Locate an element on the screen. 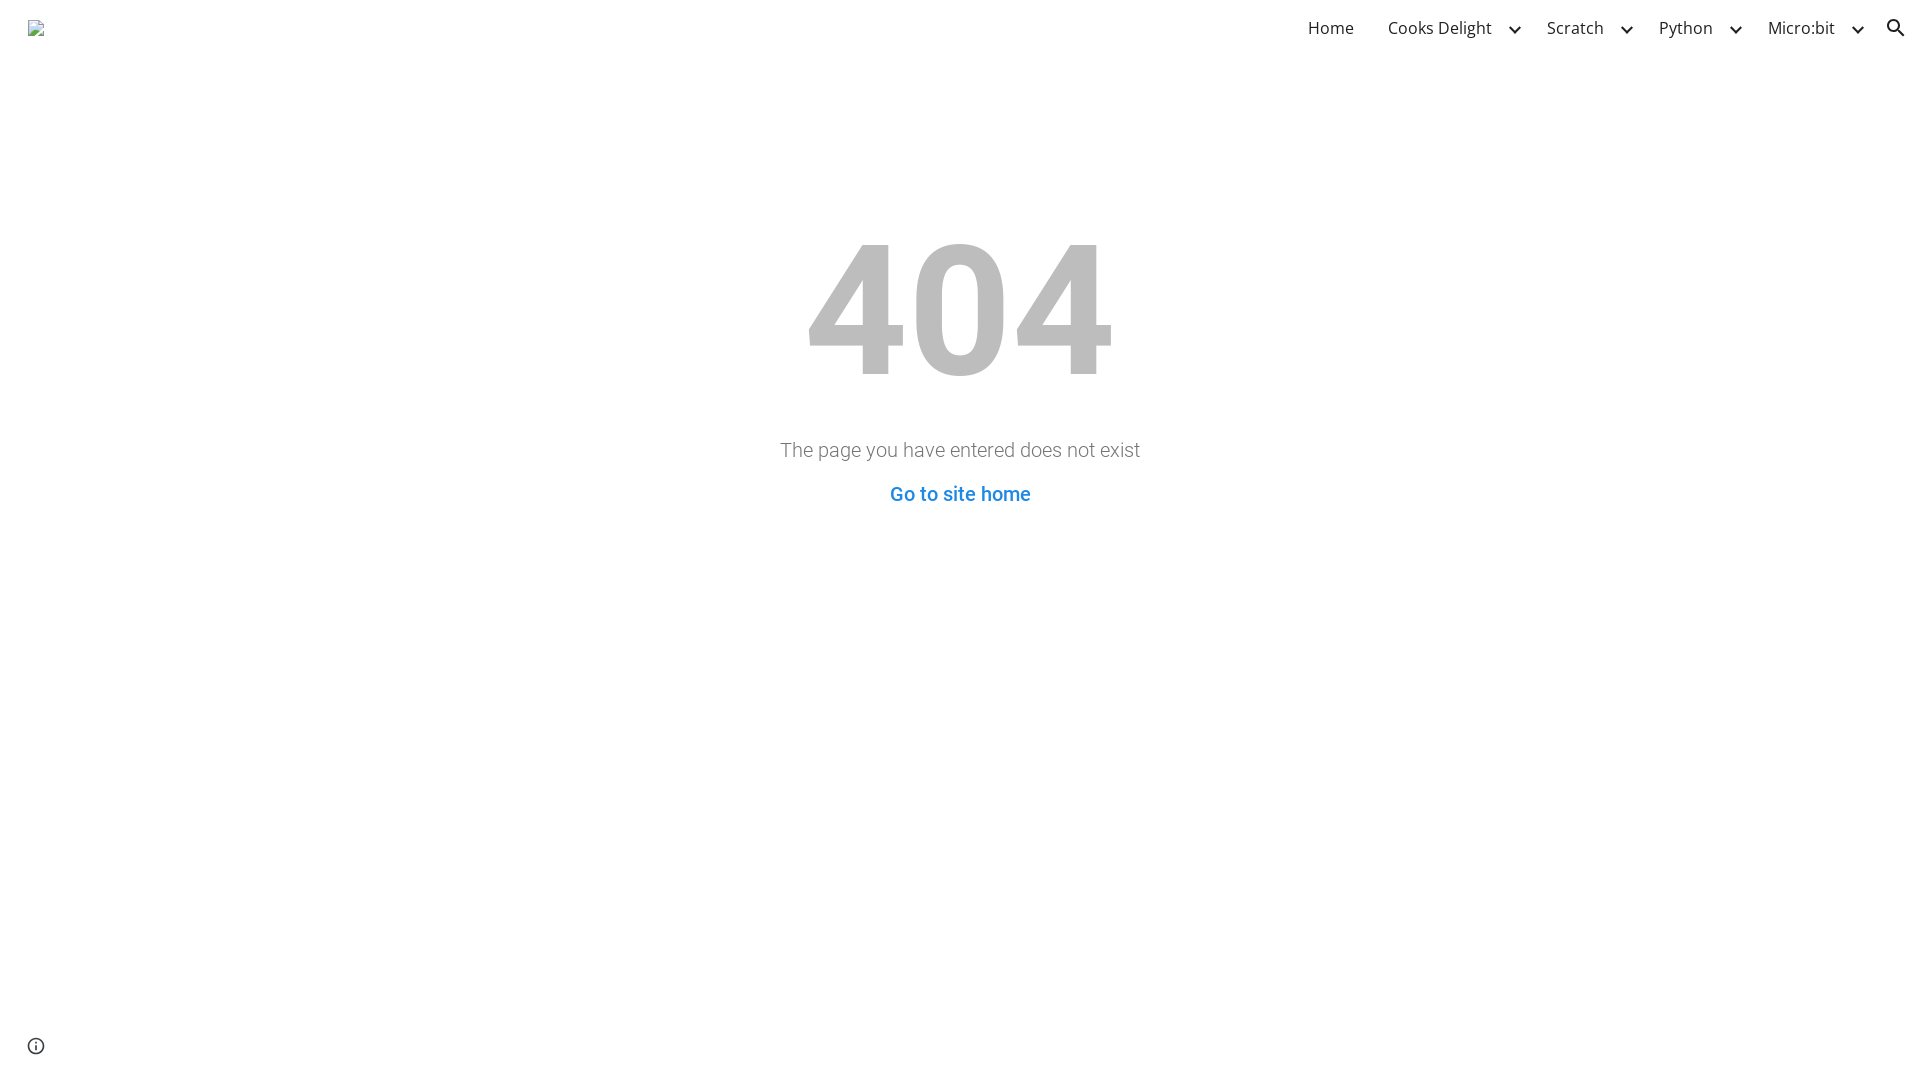  'Expand/Collapse' is located at coordinates (1733, 27).